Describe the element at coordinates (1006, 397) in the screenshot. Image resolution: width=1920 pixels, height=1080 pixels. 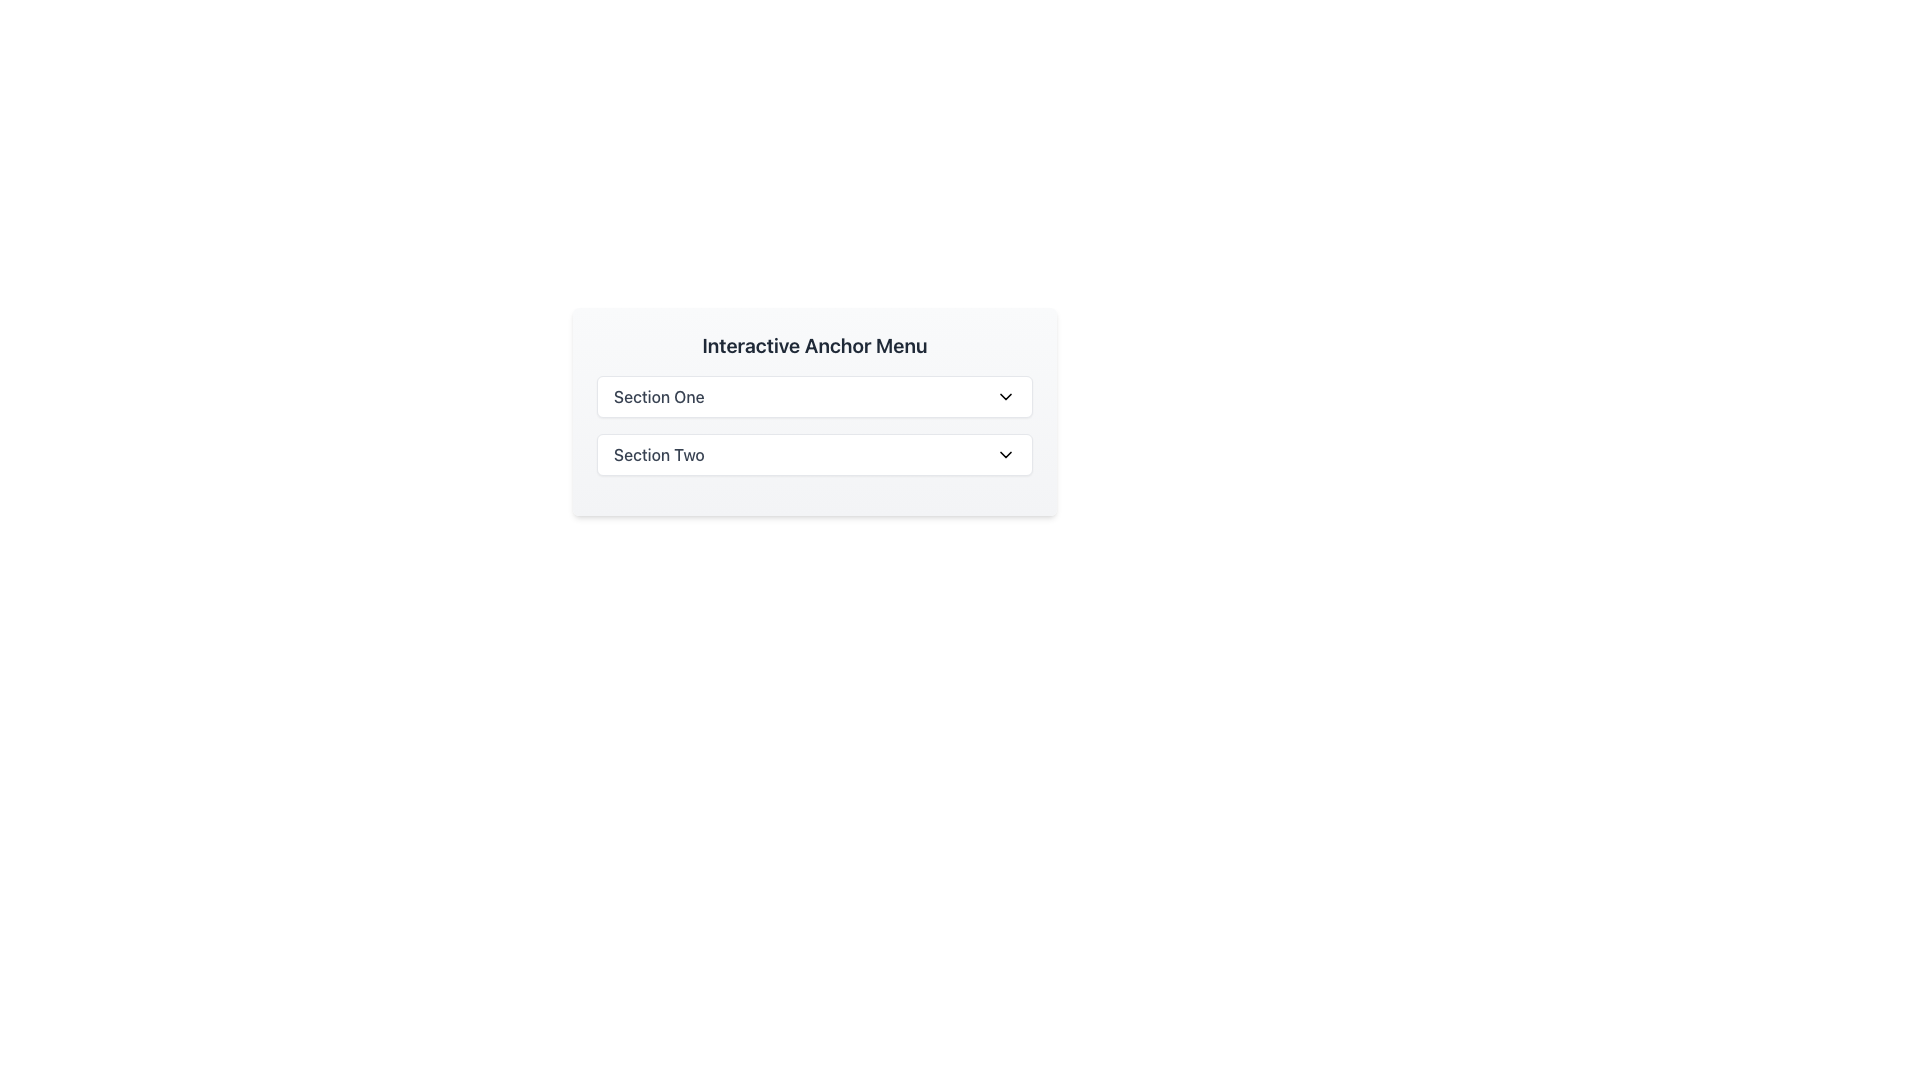
I see `the chevron icon on the far-right of the 'Section One' menu` at that location.